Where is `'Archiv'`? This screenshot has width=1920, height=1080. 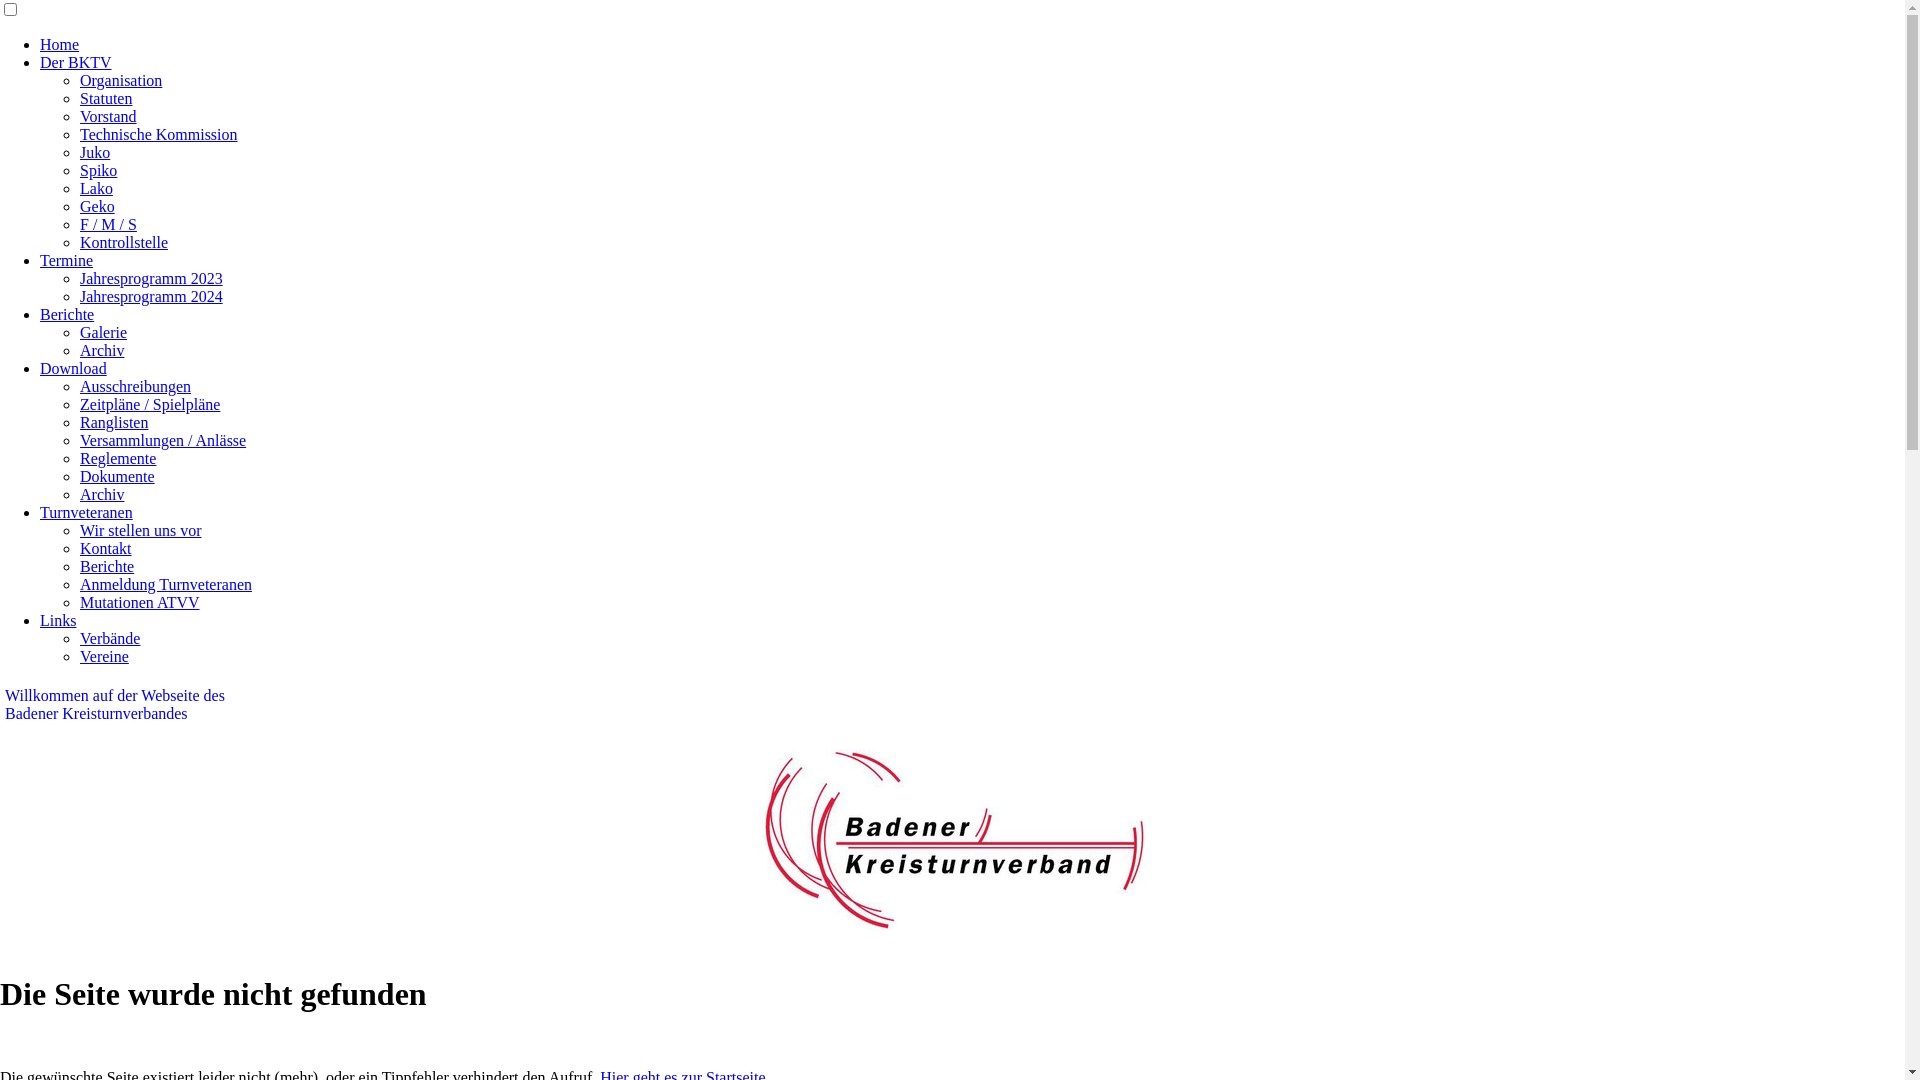
'Archiv' is located at coordinates (100, 494).